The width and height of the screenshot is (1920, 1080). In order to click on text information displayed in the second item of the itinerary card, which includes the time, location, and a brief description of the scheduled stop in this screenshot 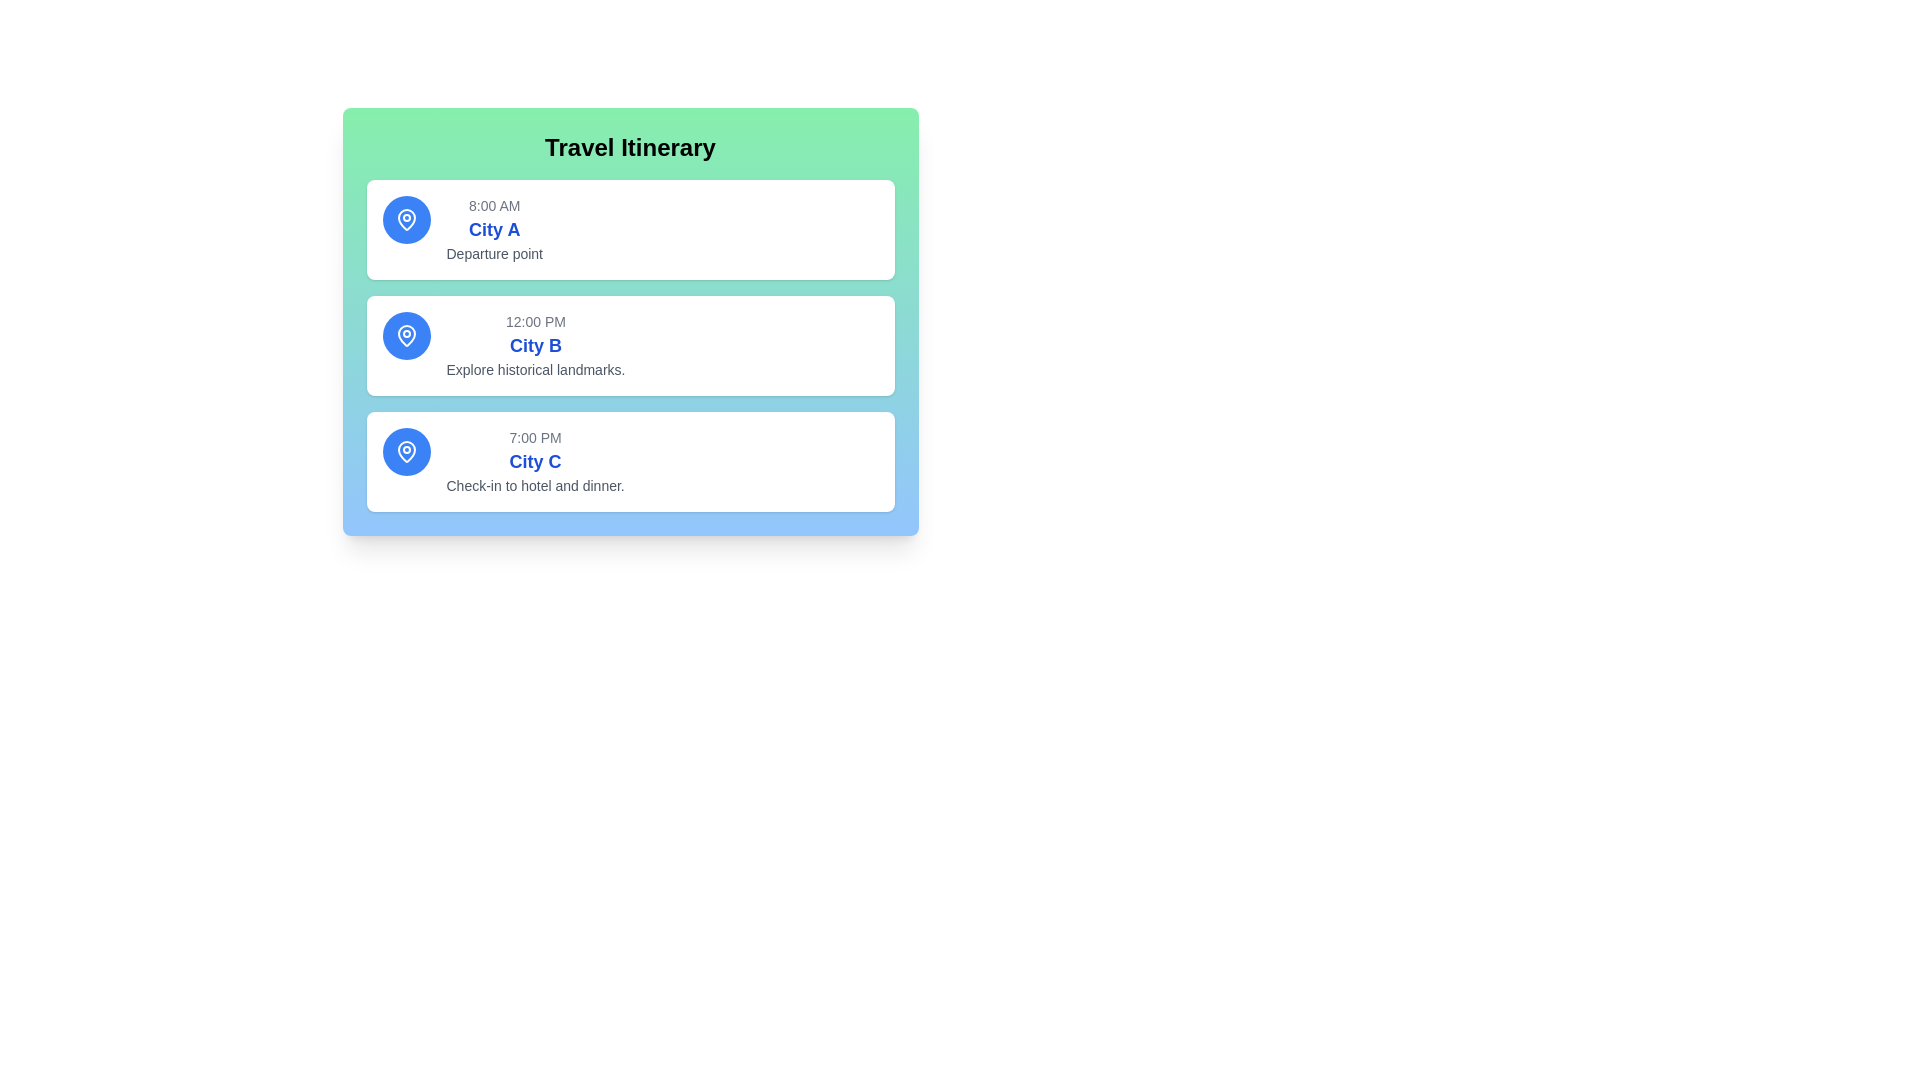, I will do `click(536, 345)`.